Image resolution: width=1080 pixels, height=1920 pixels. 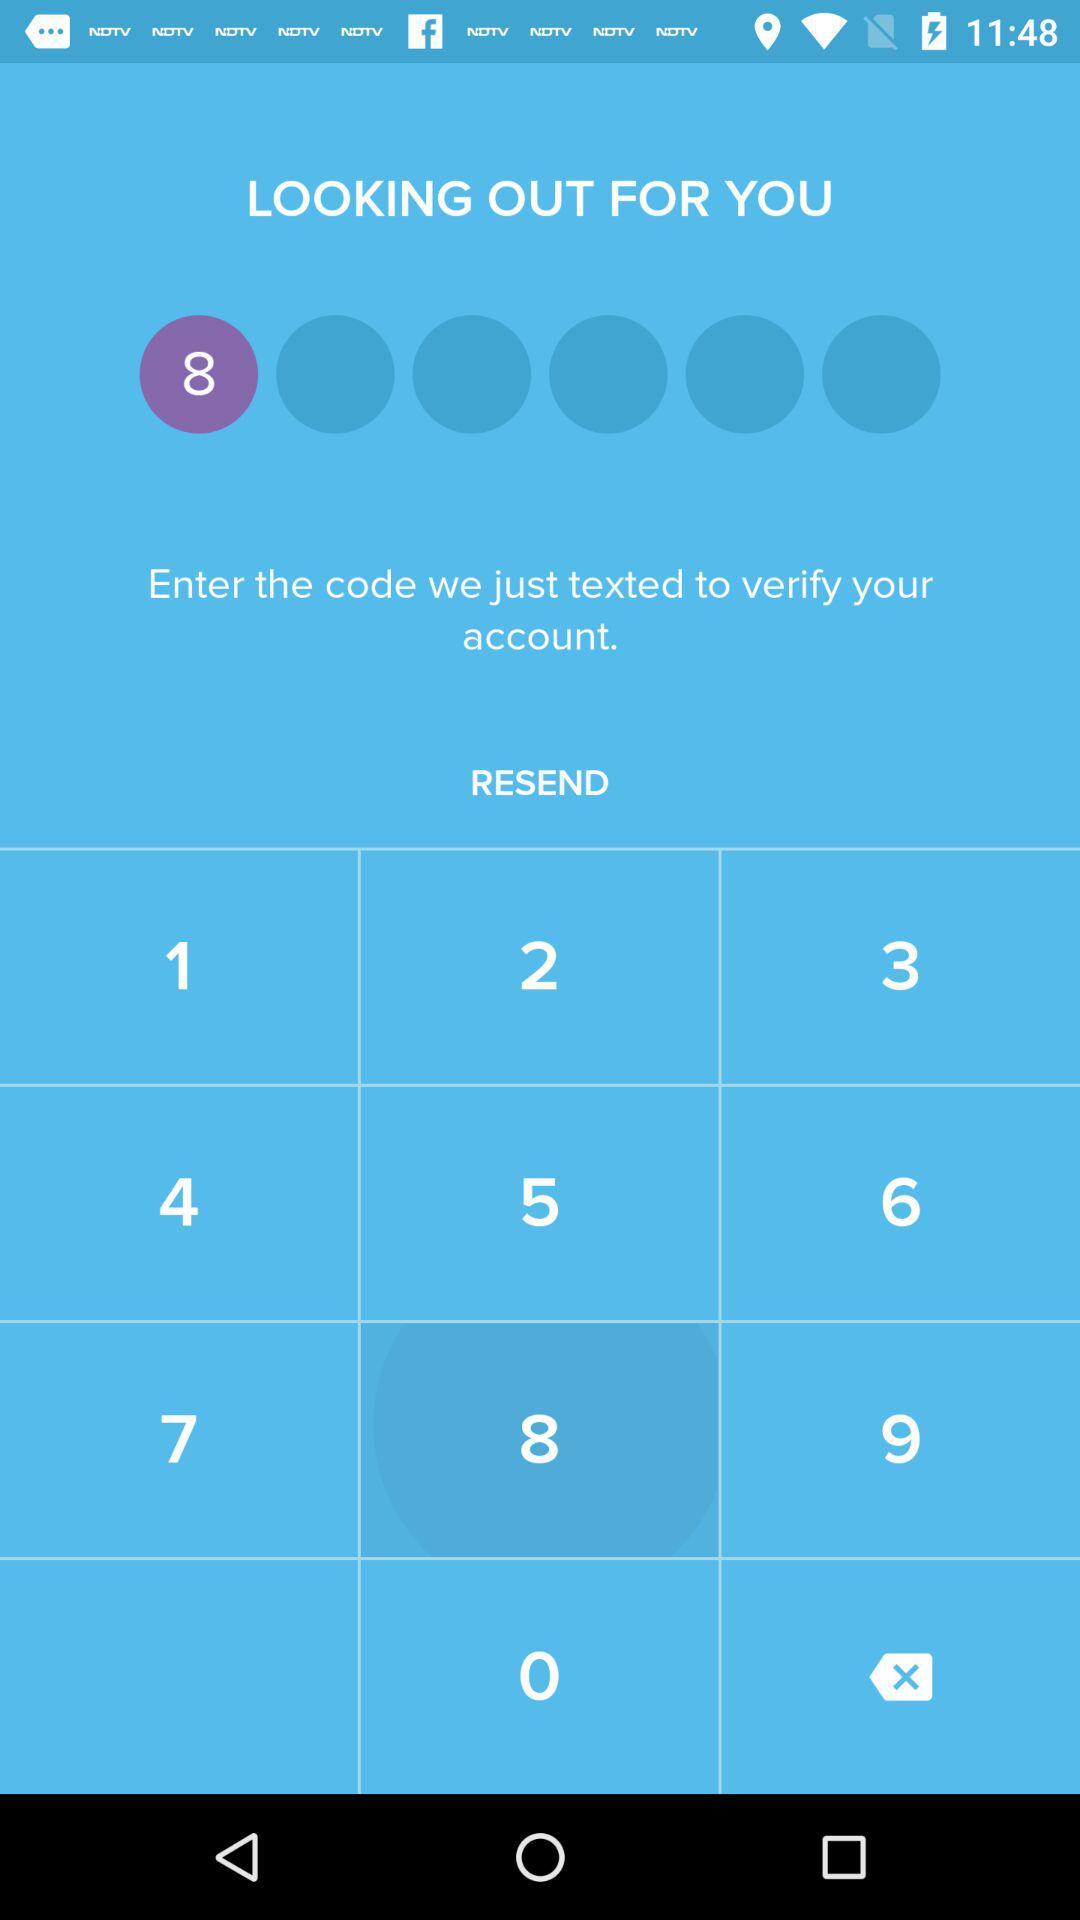 I want to click on 5, so click(x=538, y=1202).